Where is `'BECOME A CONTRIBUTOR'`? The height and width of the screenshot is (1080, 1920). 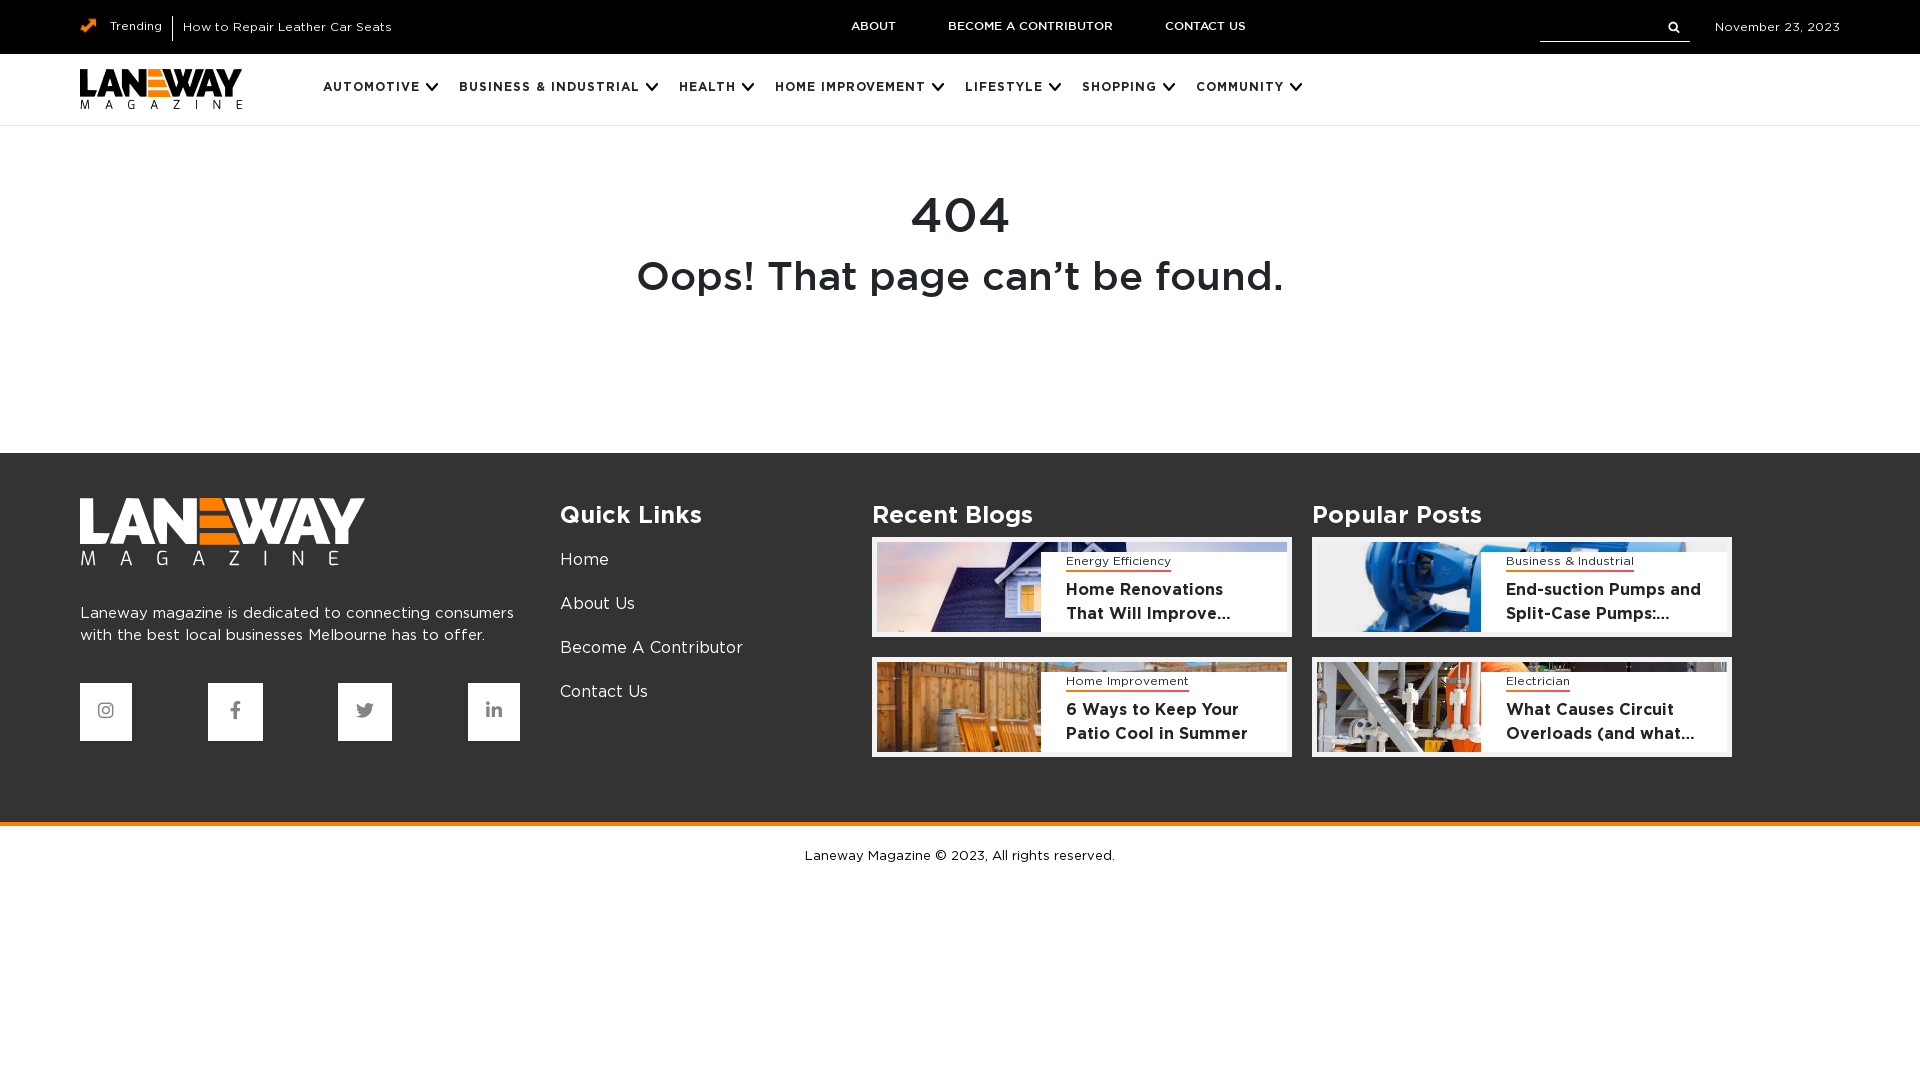 'BECOME A CONTRIBUTOR' is located at coordinates (1030, 26).